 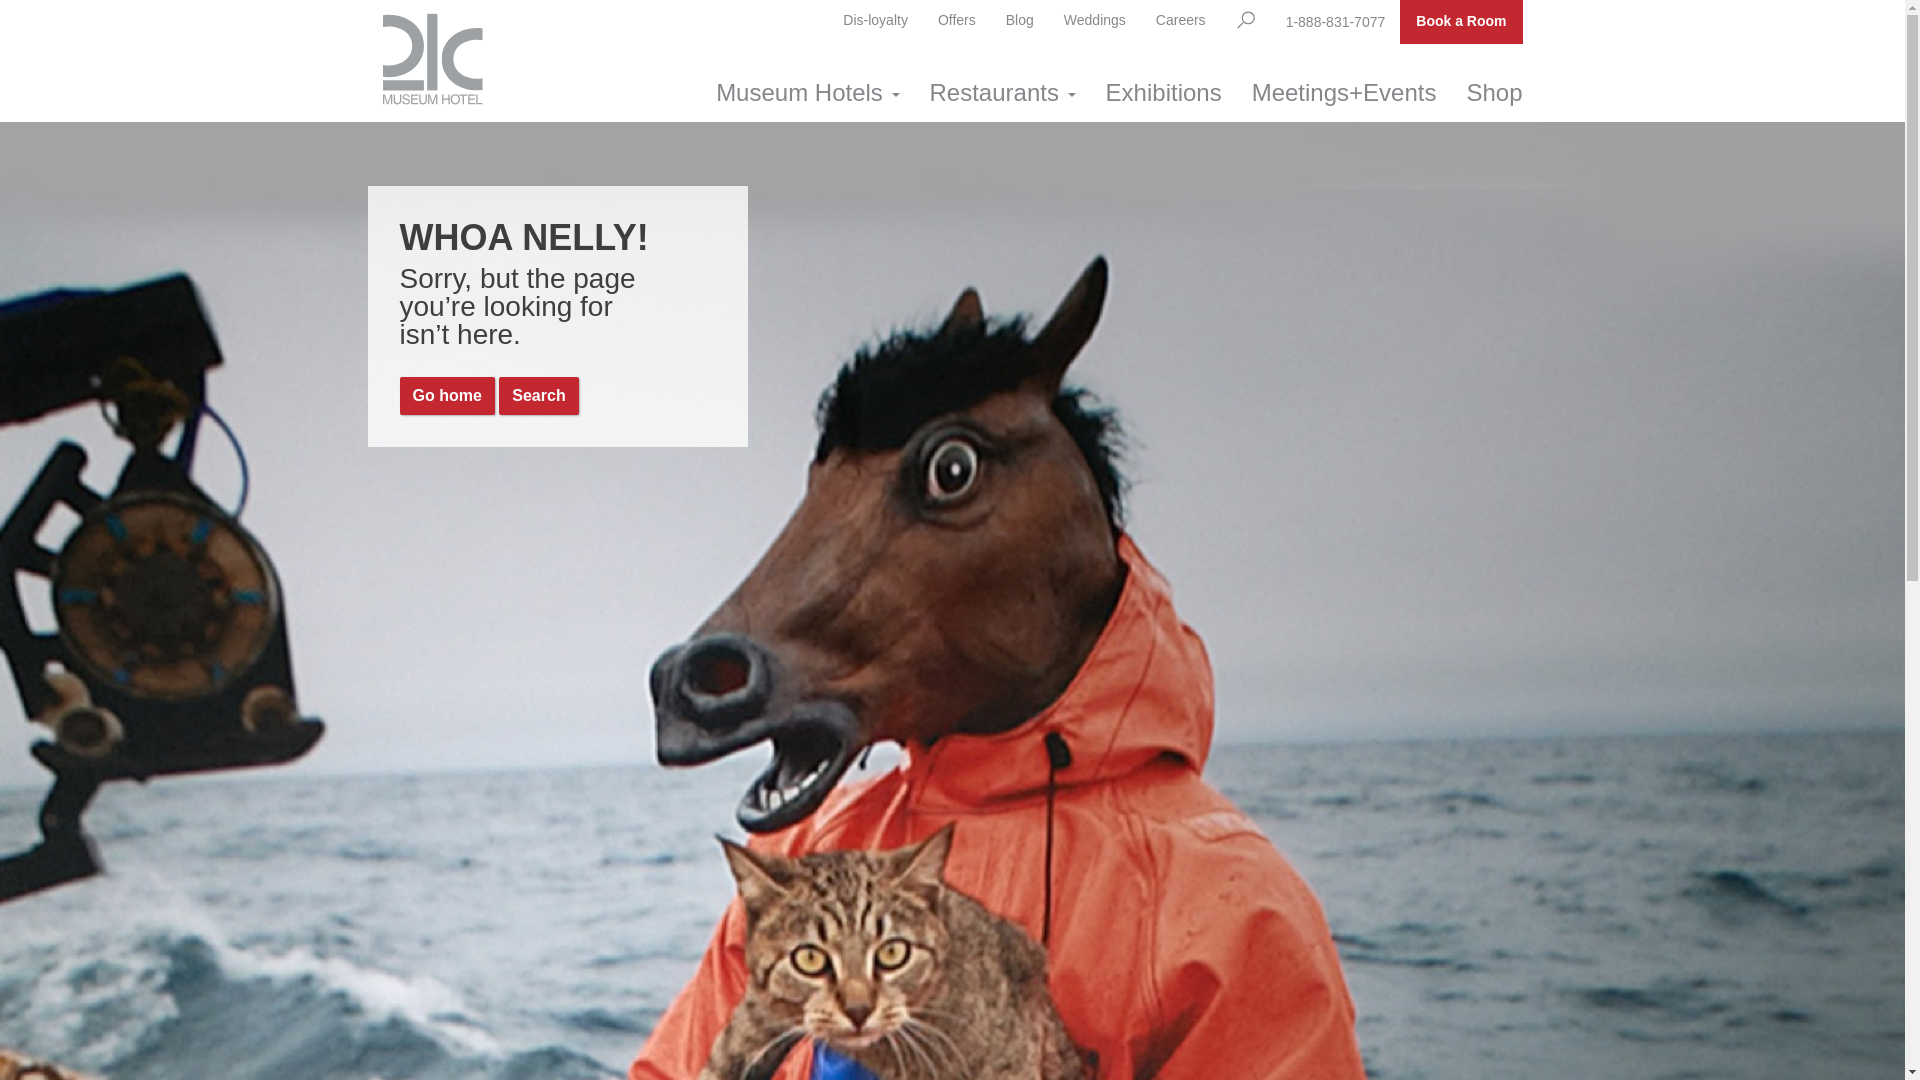 I want to click on 'Exhibitions', so click(x=1163, y=92).